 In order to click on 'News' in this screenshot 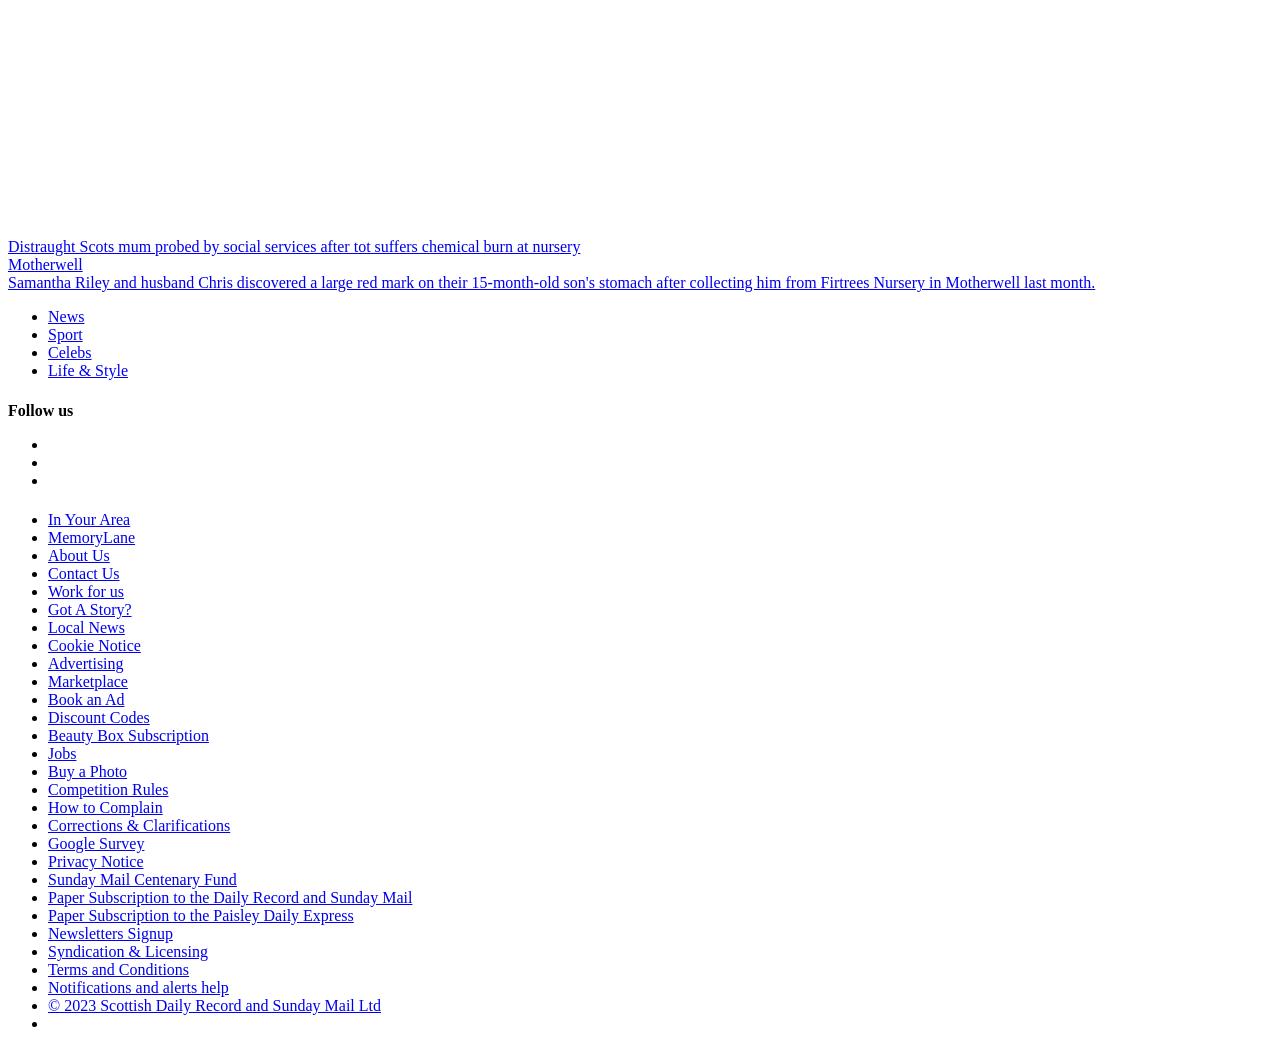, I will do `click(66, 316)`.